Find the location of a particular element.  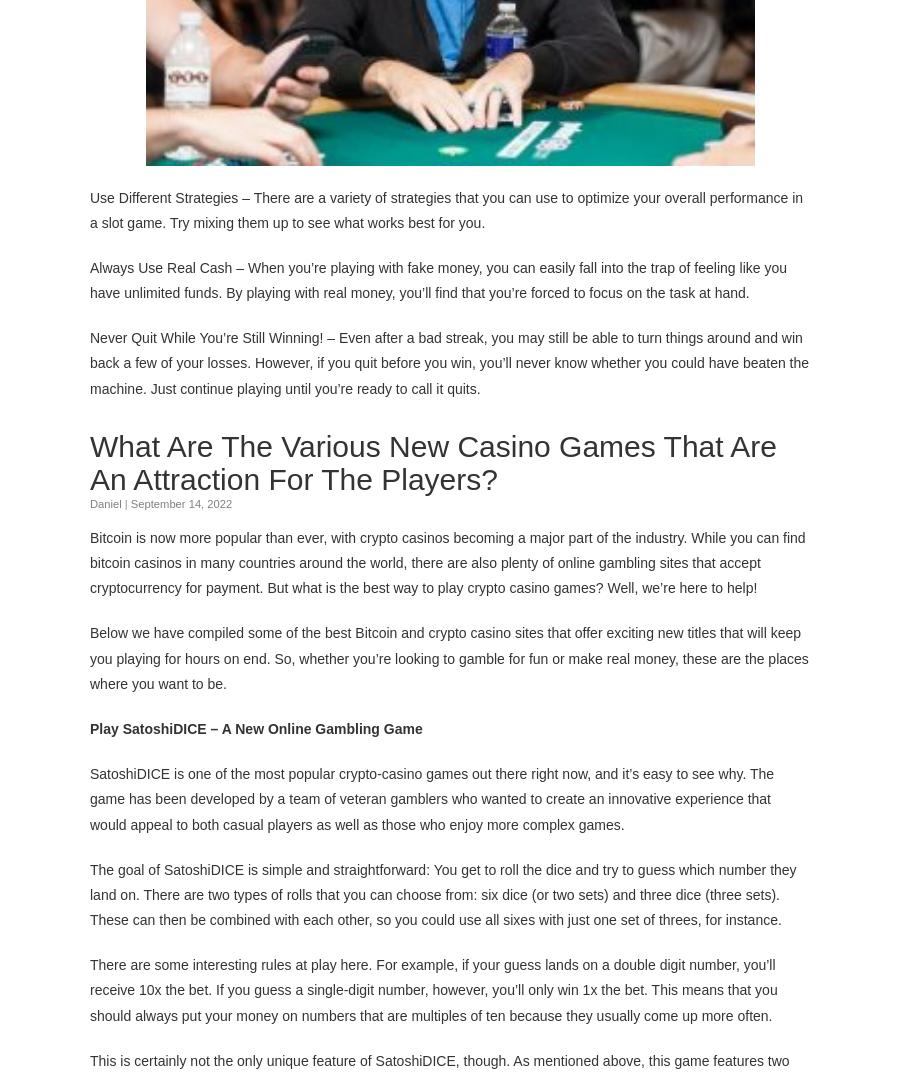

'Daniel' is located at coordinates (104, 501).